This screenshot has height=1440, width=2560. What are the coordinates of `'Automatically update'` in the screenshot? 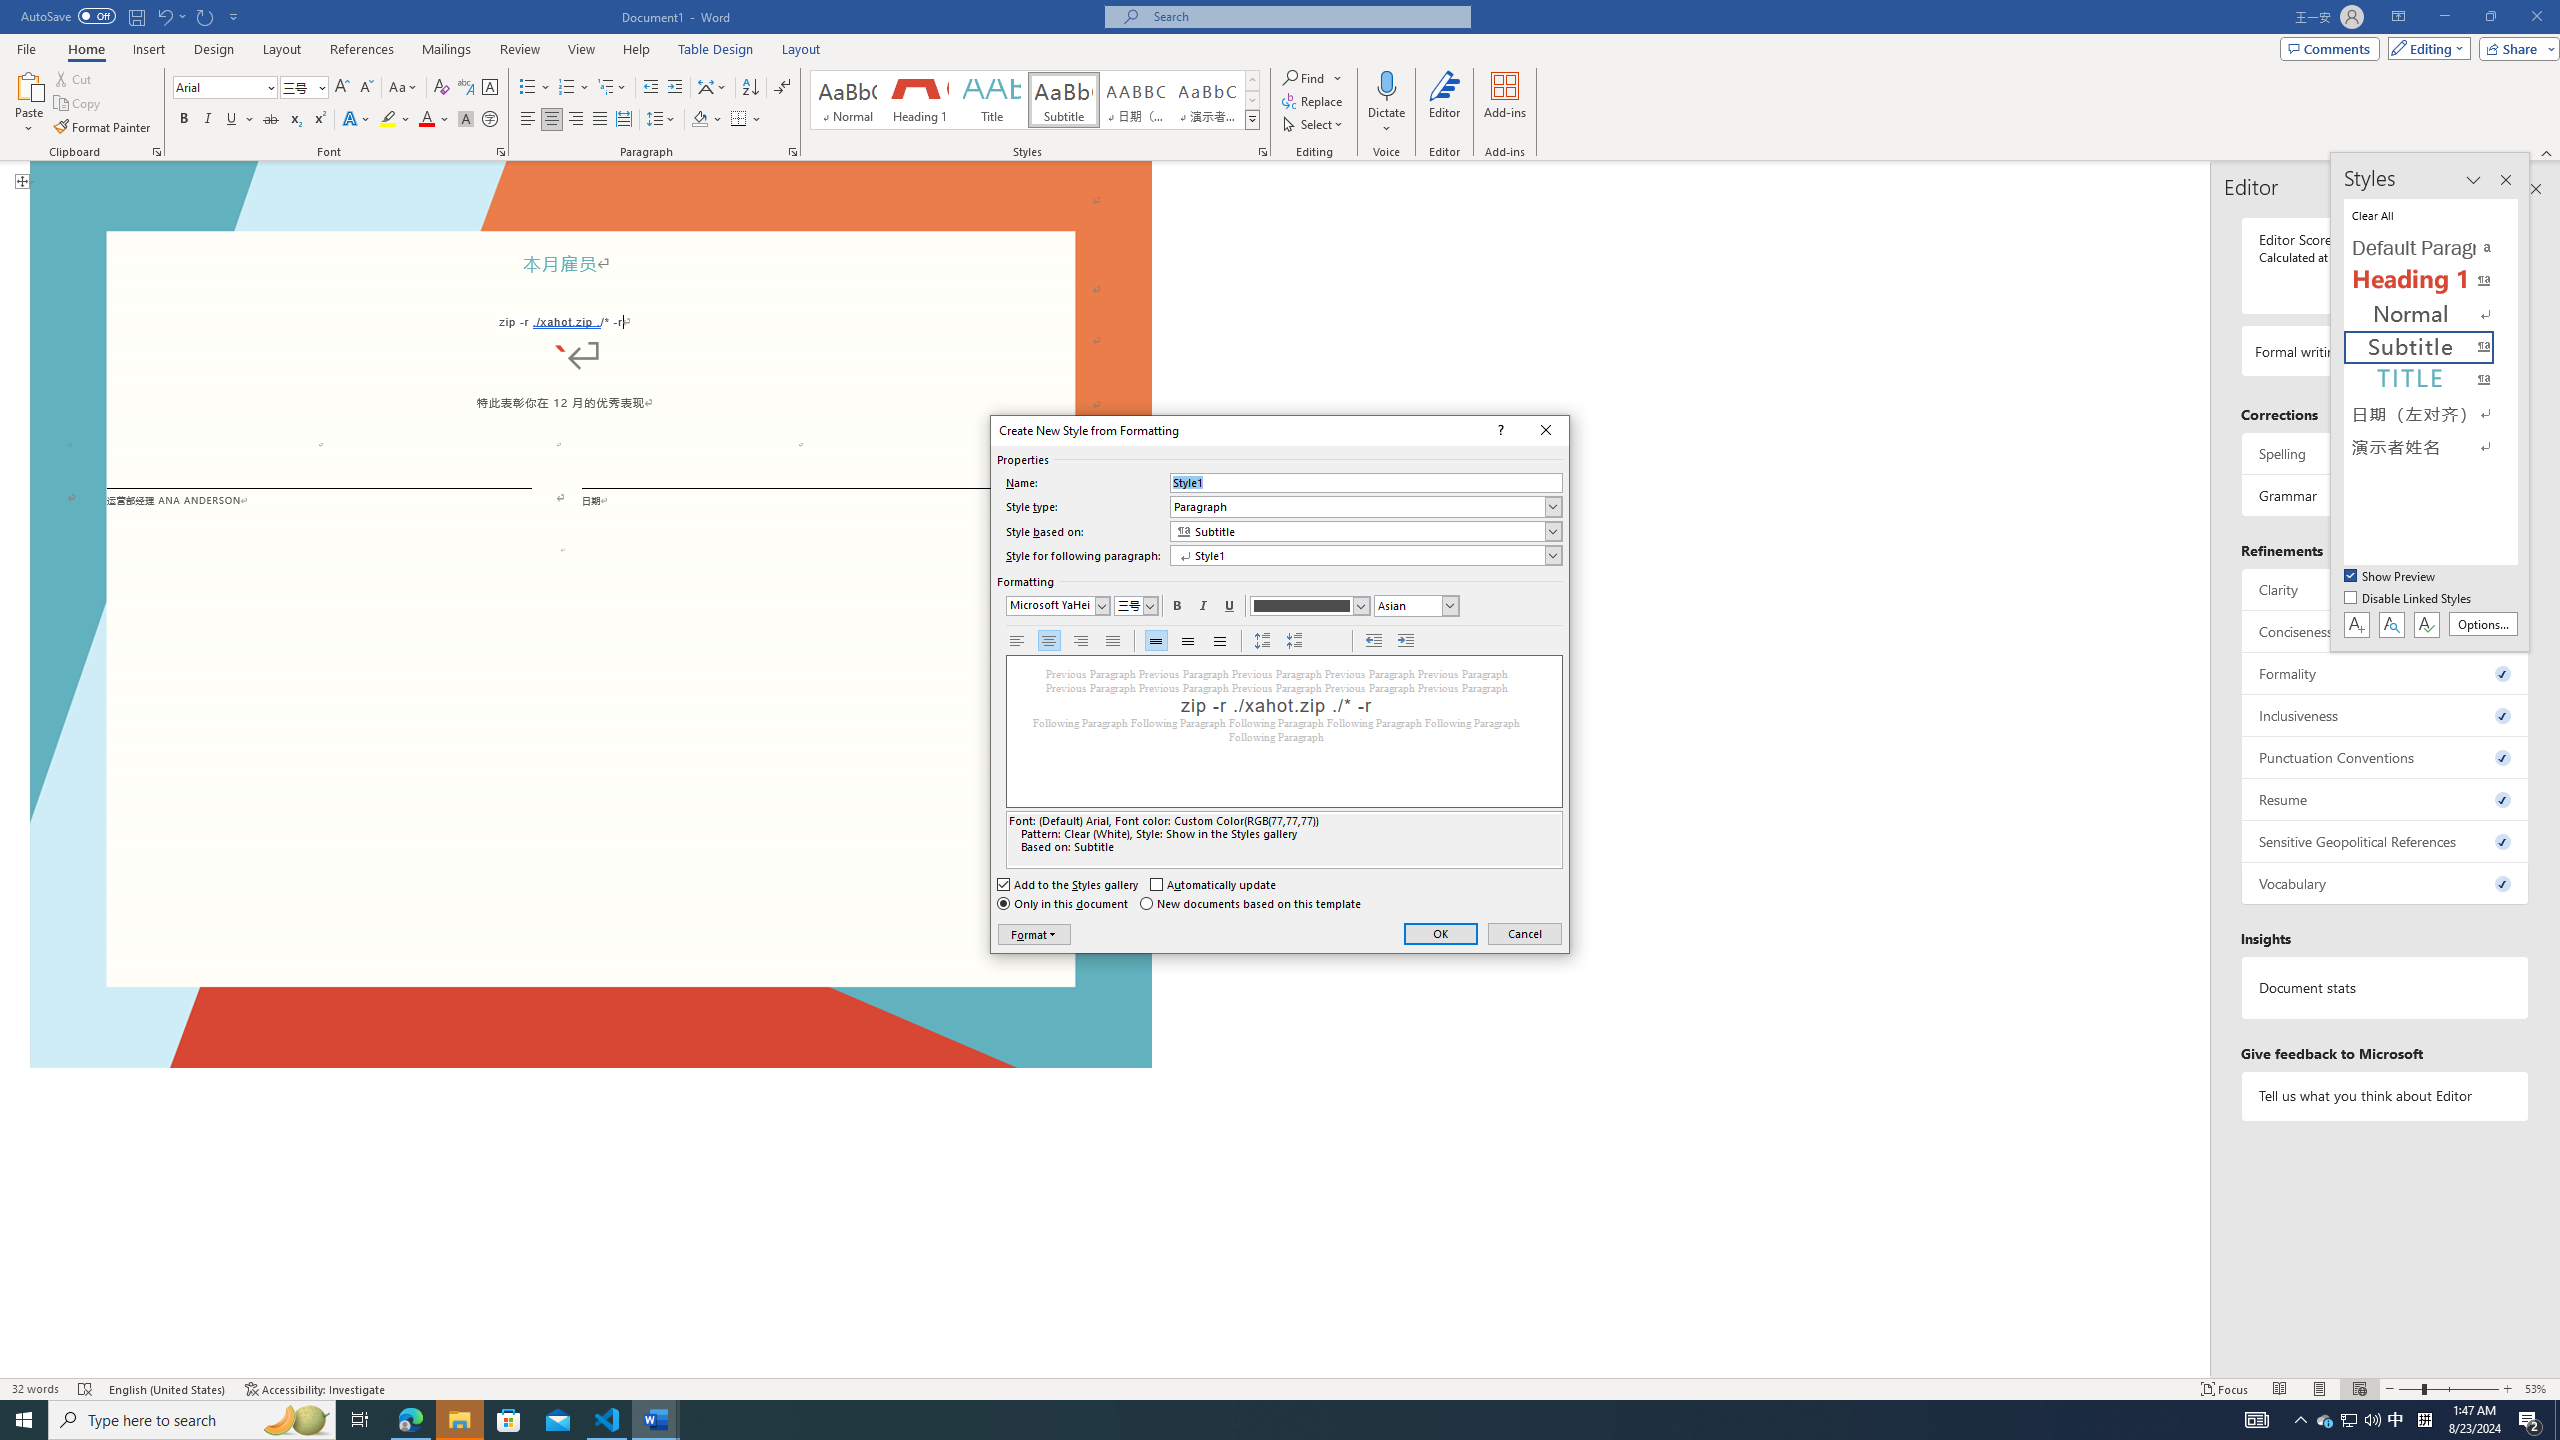 It's located at (1214, 884).